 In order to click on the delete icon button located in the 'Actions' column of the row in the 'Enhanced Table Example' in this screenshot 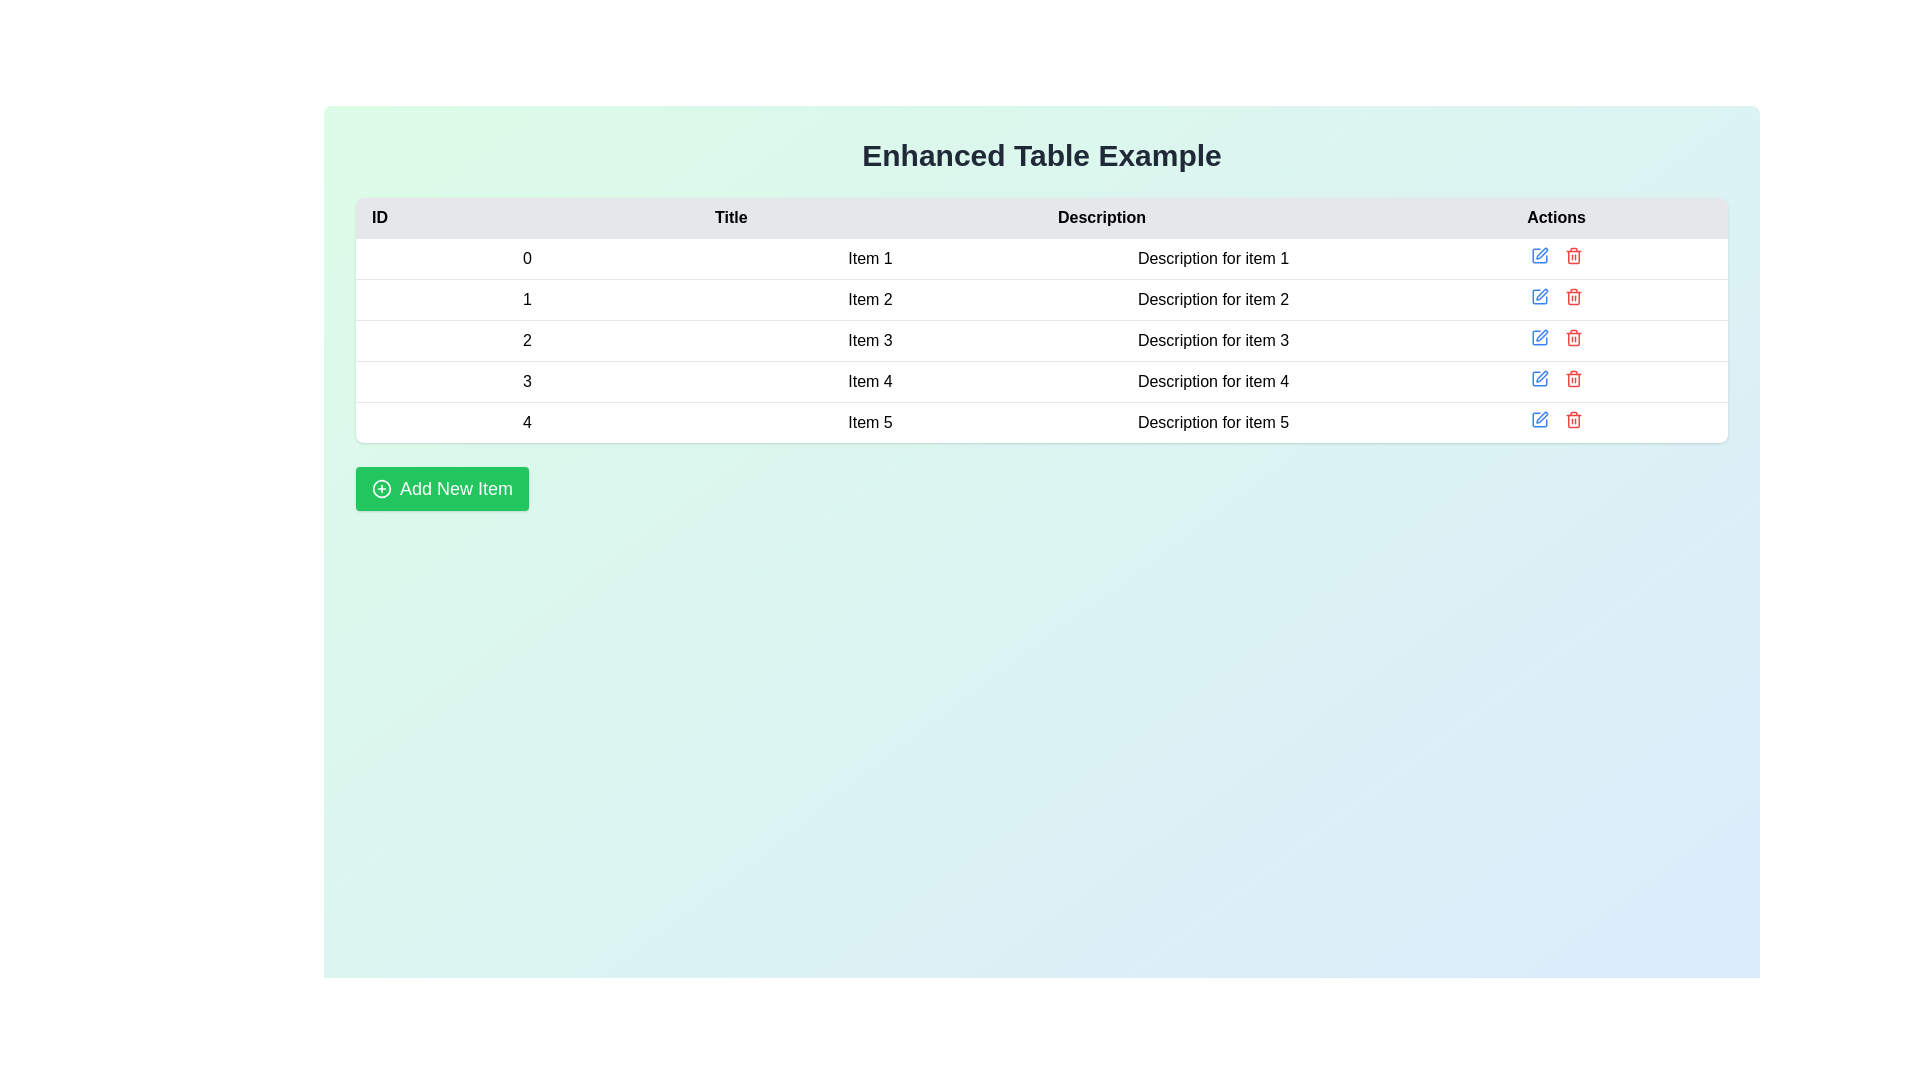, I will do `click(1572, 297)`.